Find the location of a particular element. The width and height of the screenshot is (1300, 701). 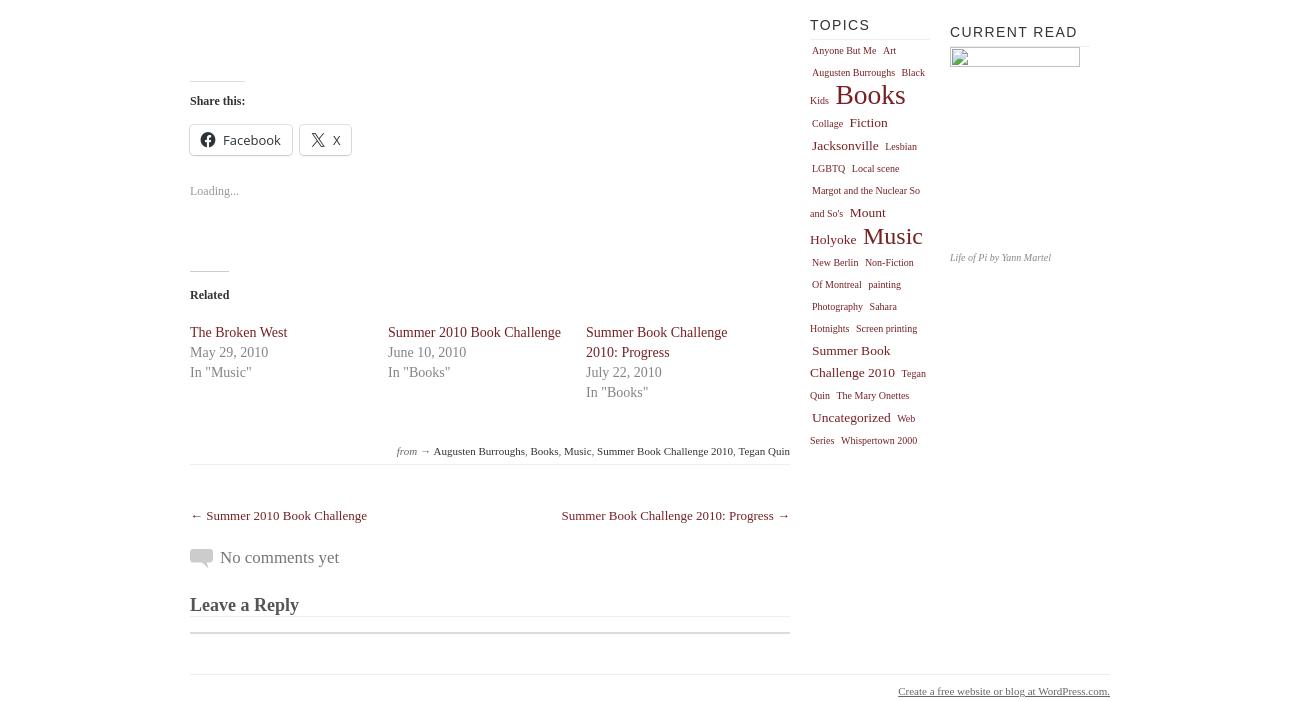

'Web Series' is located at coordinates (862, 429).